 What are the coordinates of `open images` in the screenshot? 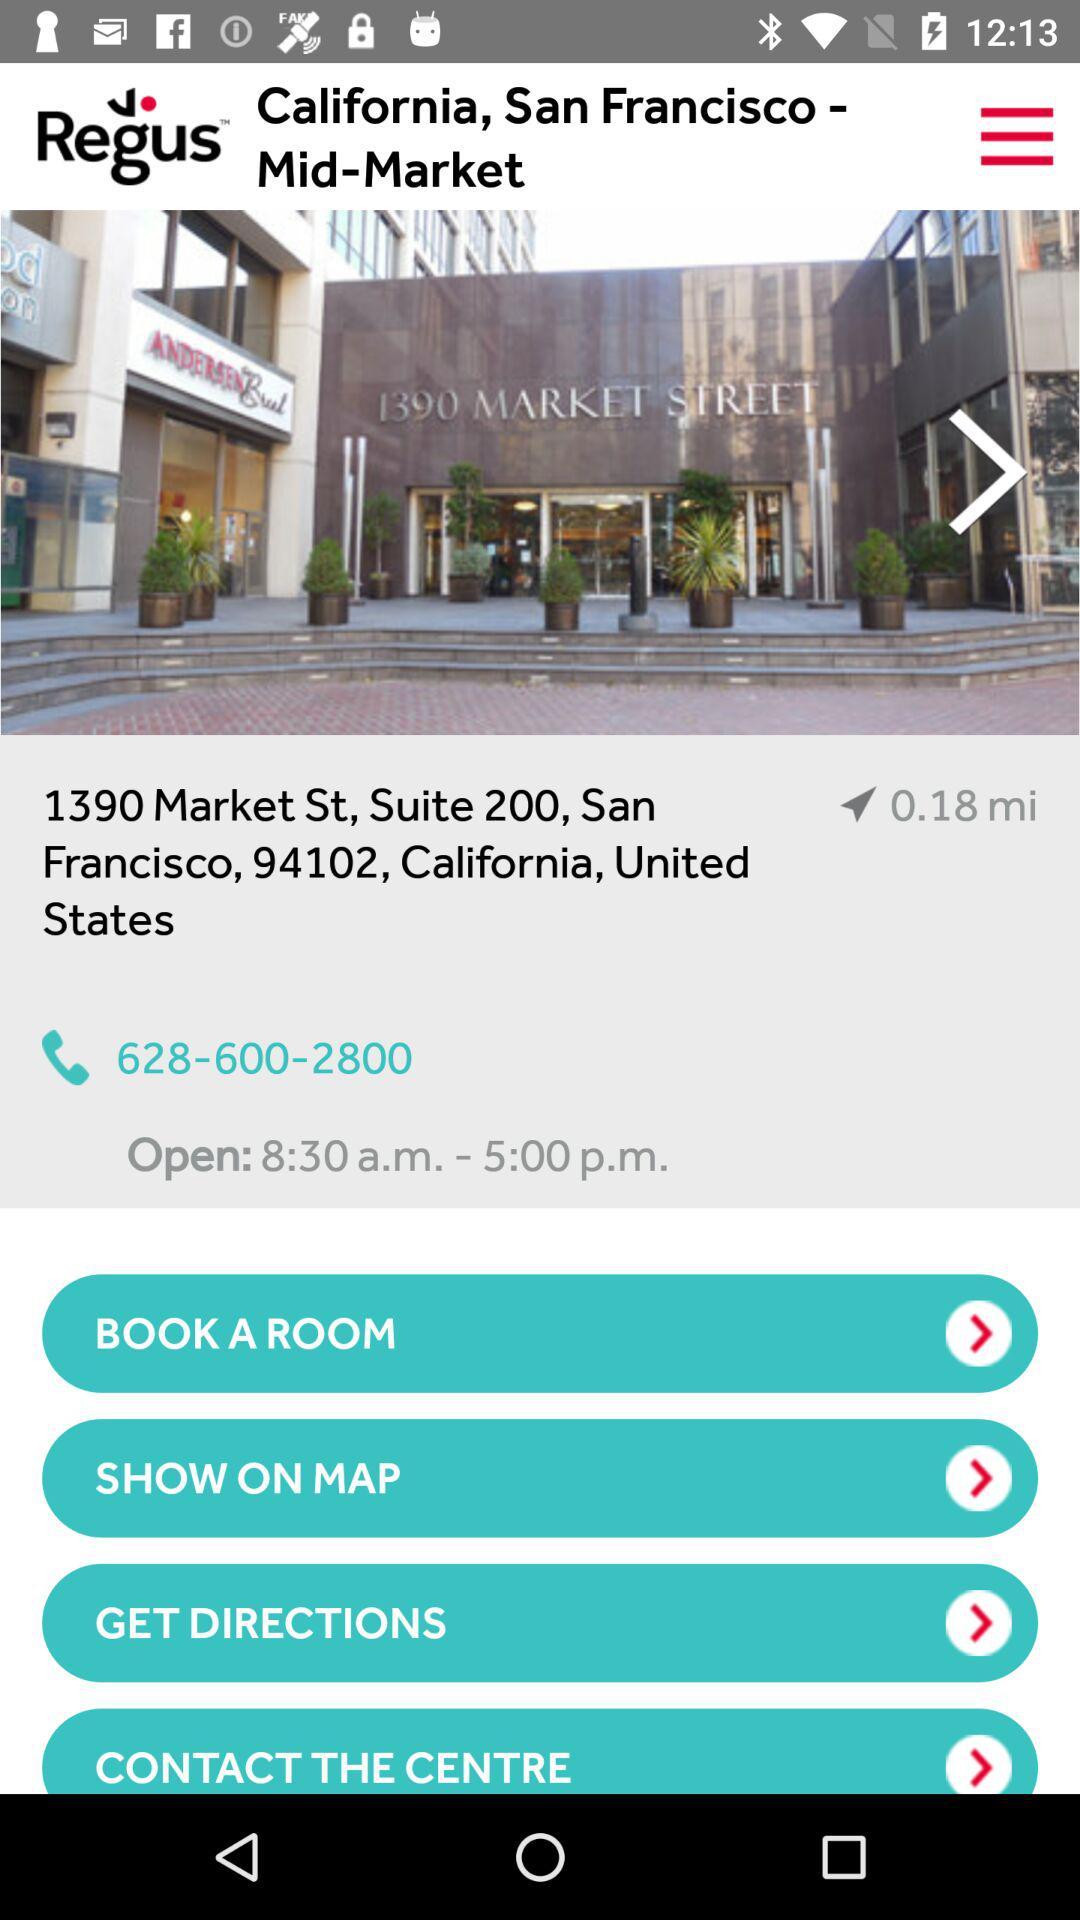 It's located at (540, 471).